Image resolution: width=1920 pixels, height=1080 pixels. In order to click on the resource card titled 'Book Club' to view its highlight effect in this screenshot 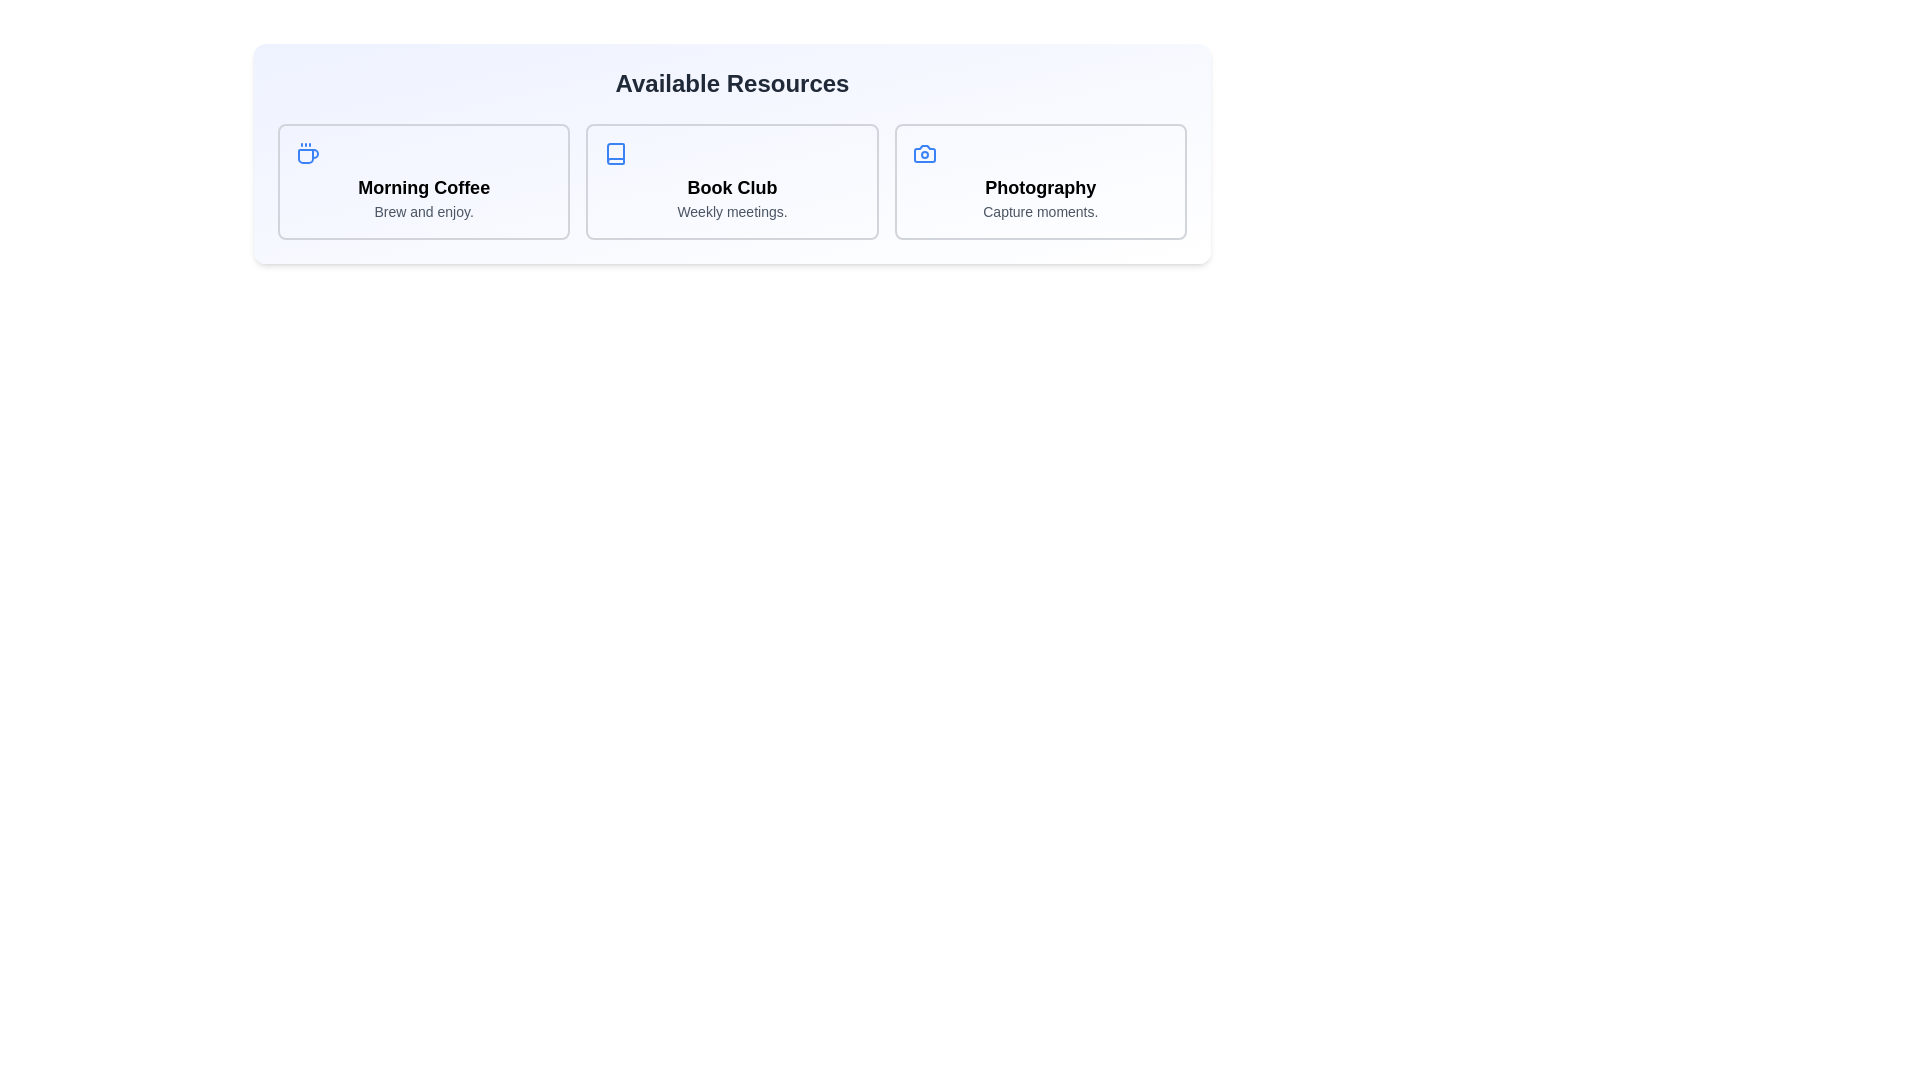, I will do `click(730, 181)`.